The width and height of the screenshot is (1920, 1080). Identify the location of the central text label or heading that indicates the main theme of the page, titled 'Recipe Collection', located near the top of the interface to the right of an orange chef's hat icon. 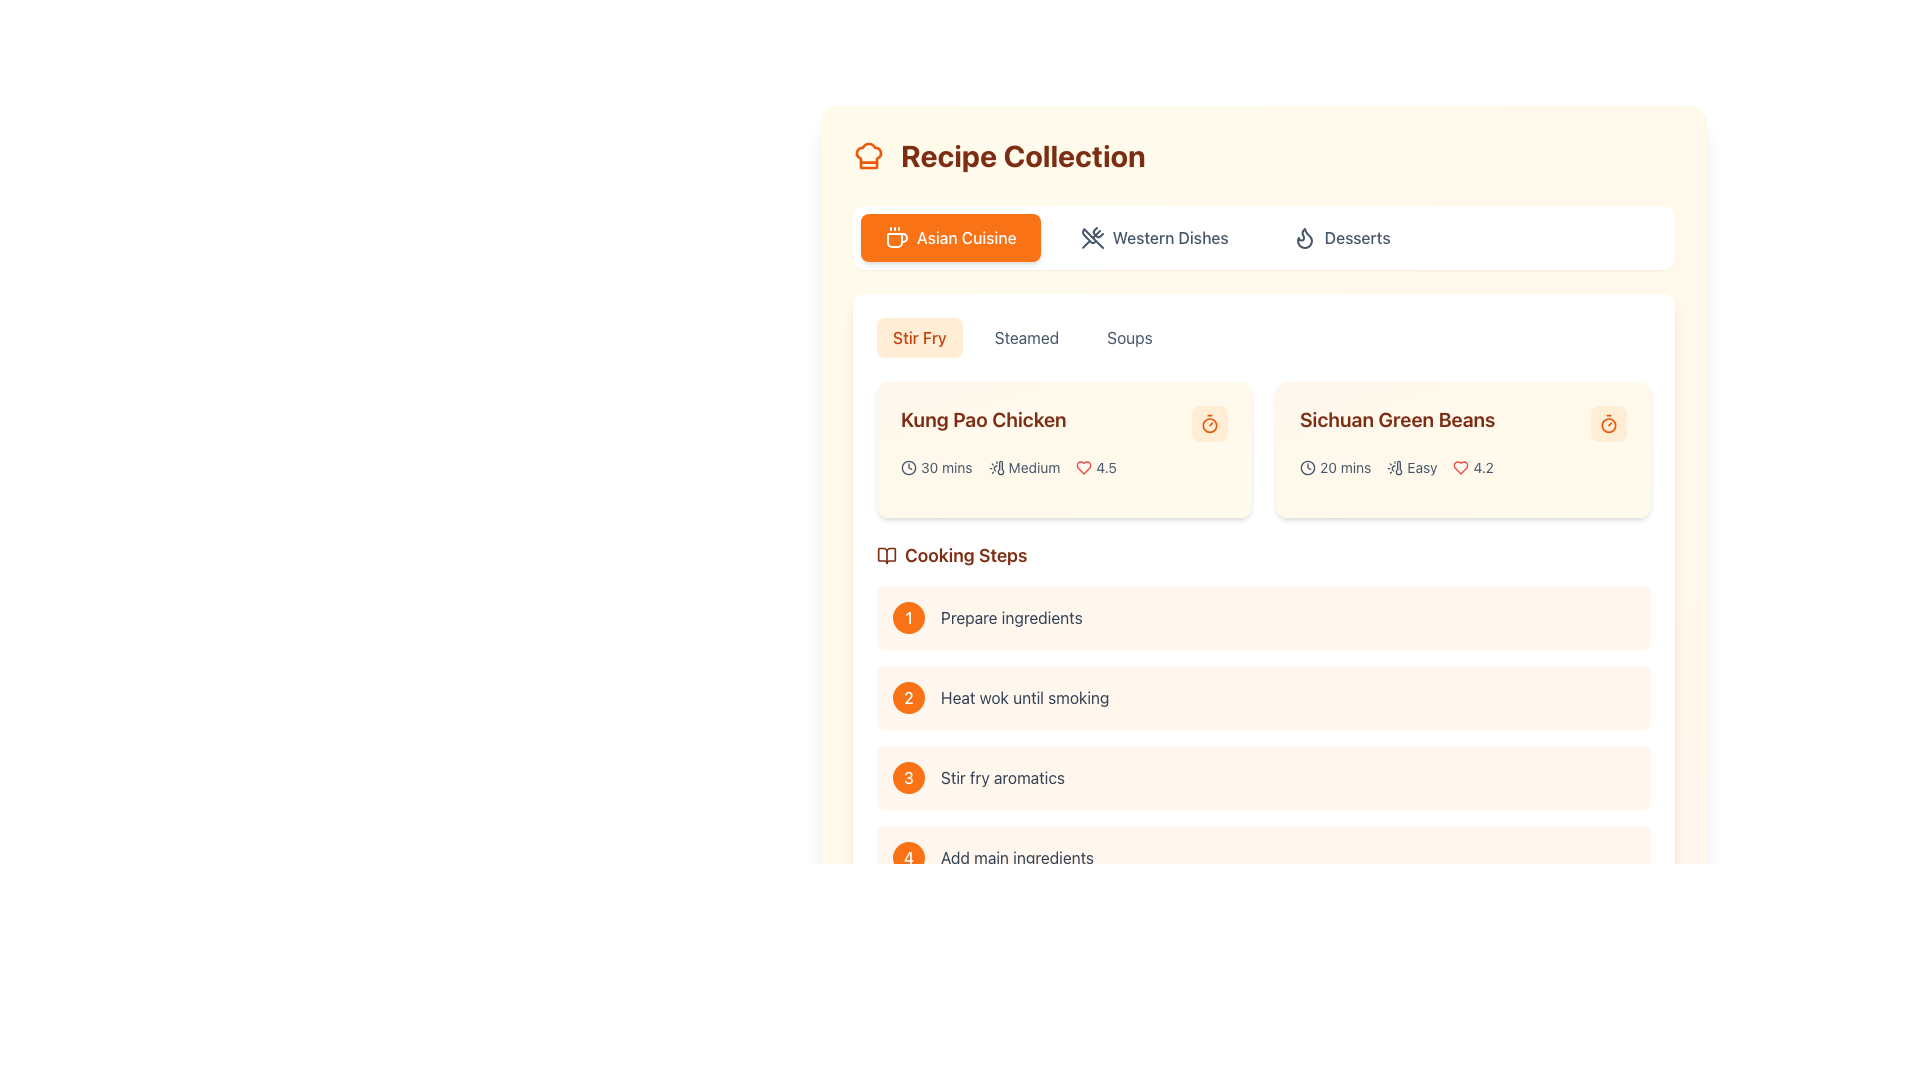
(1023, 154).